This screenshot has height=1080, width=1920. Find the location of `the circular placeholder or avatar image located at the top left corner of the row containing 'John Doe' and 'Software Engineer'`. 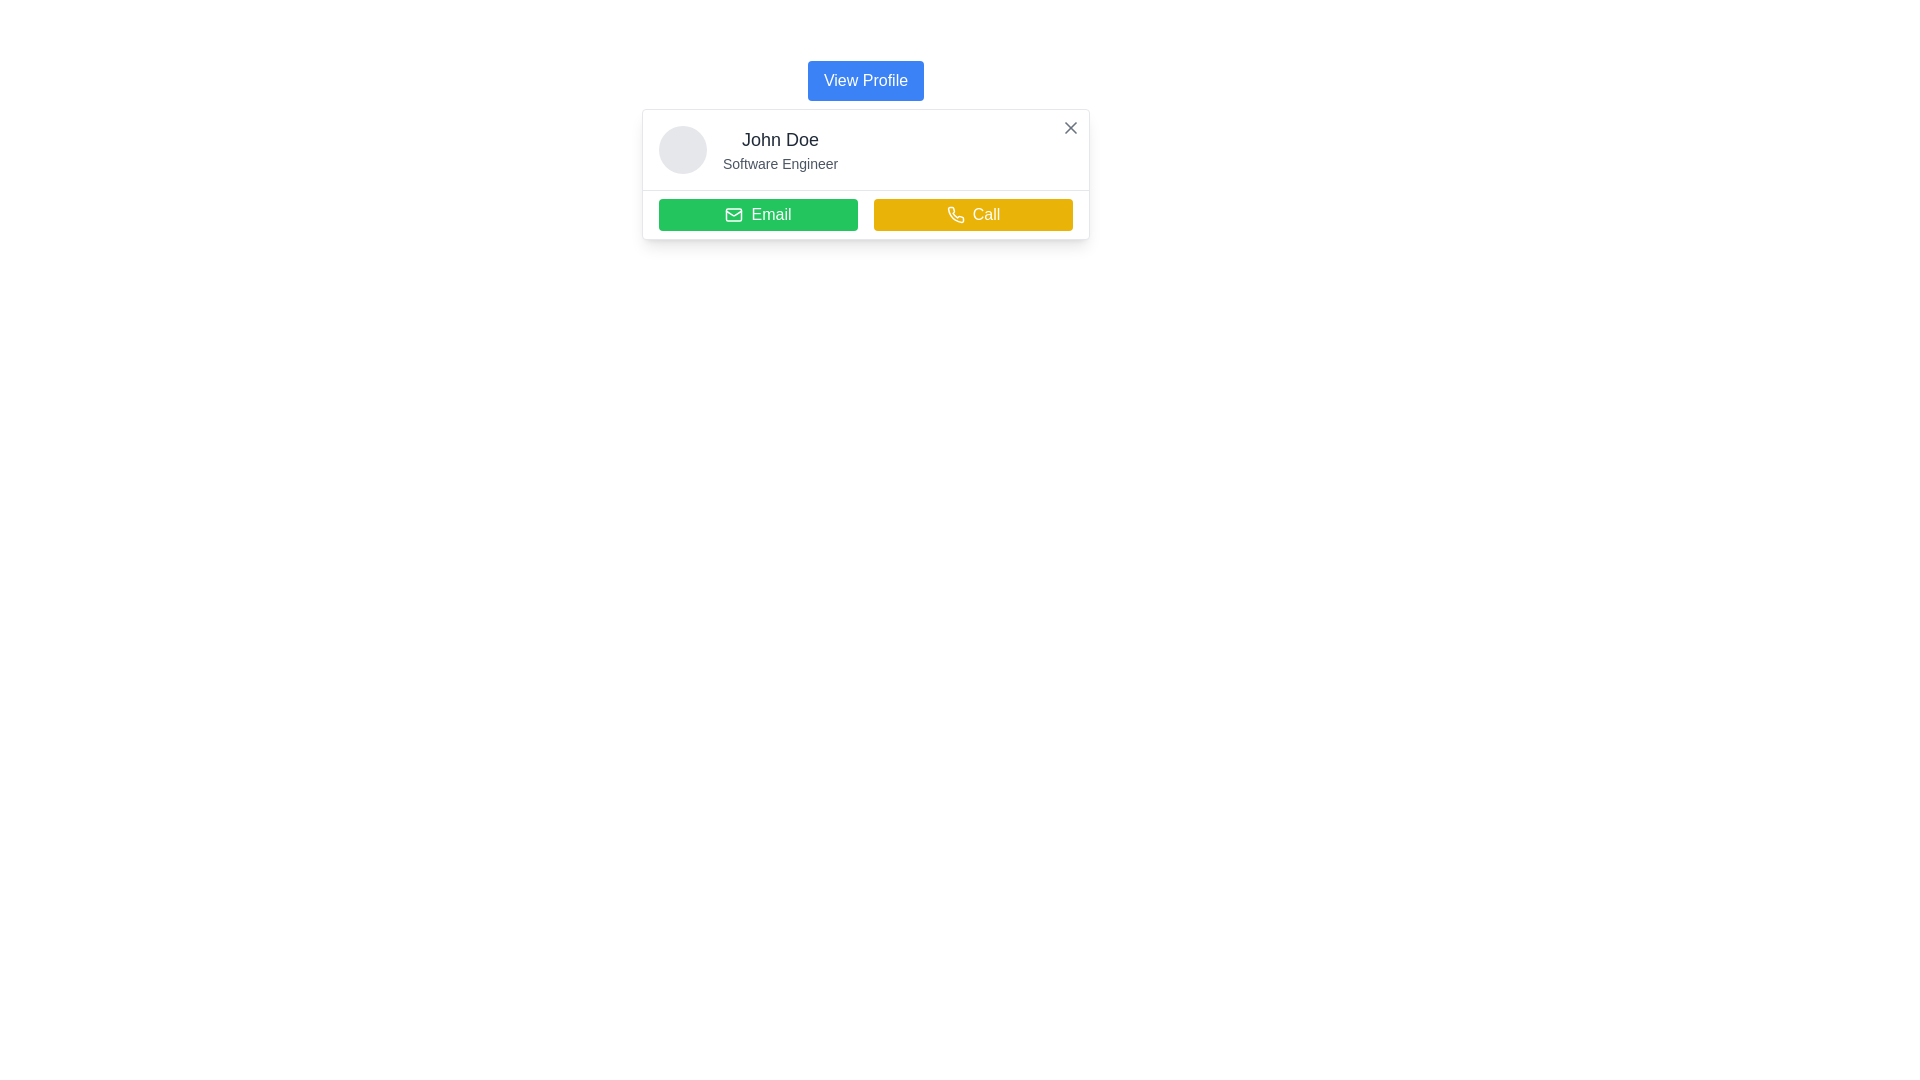

the circular placeholder or avatar image located at the top left corner of the row containing 'John Doe' and 'Software Engineer' is located at coordinates (682, 149).